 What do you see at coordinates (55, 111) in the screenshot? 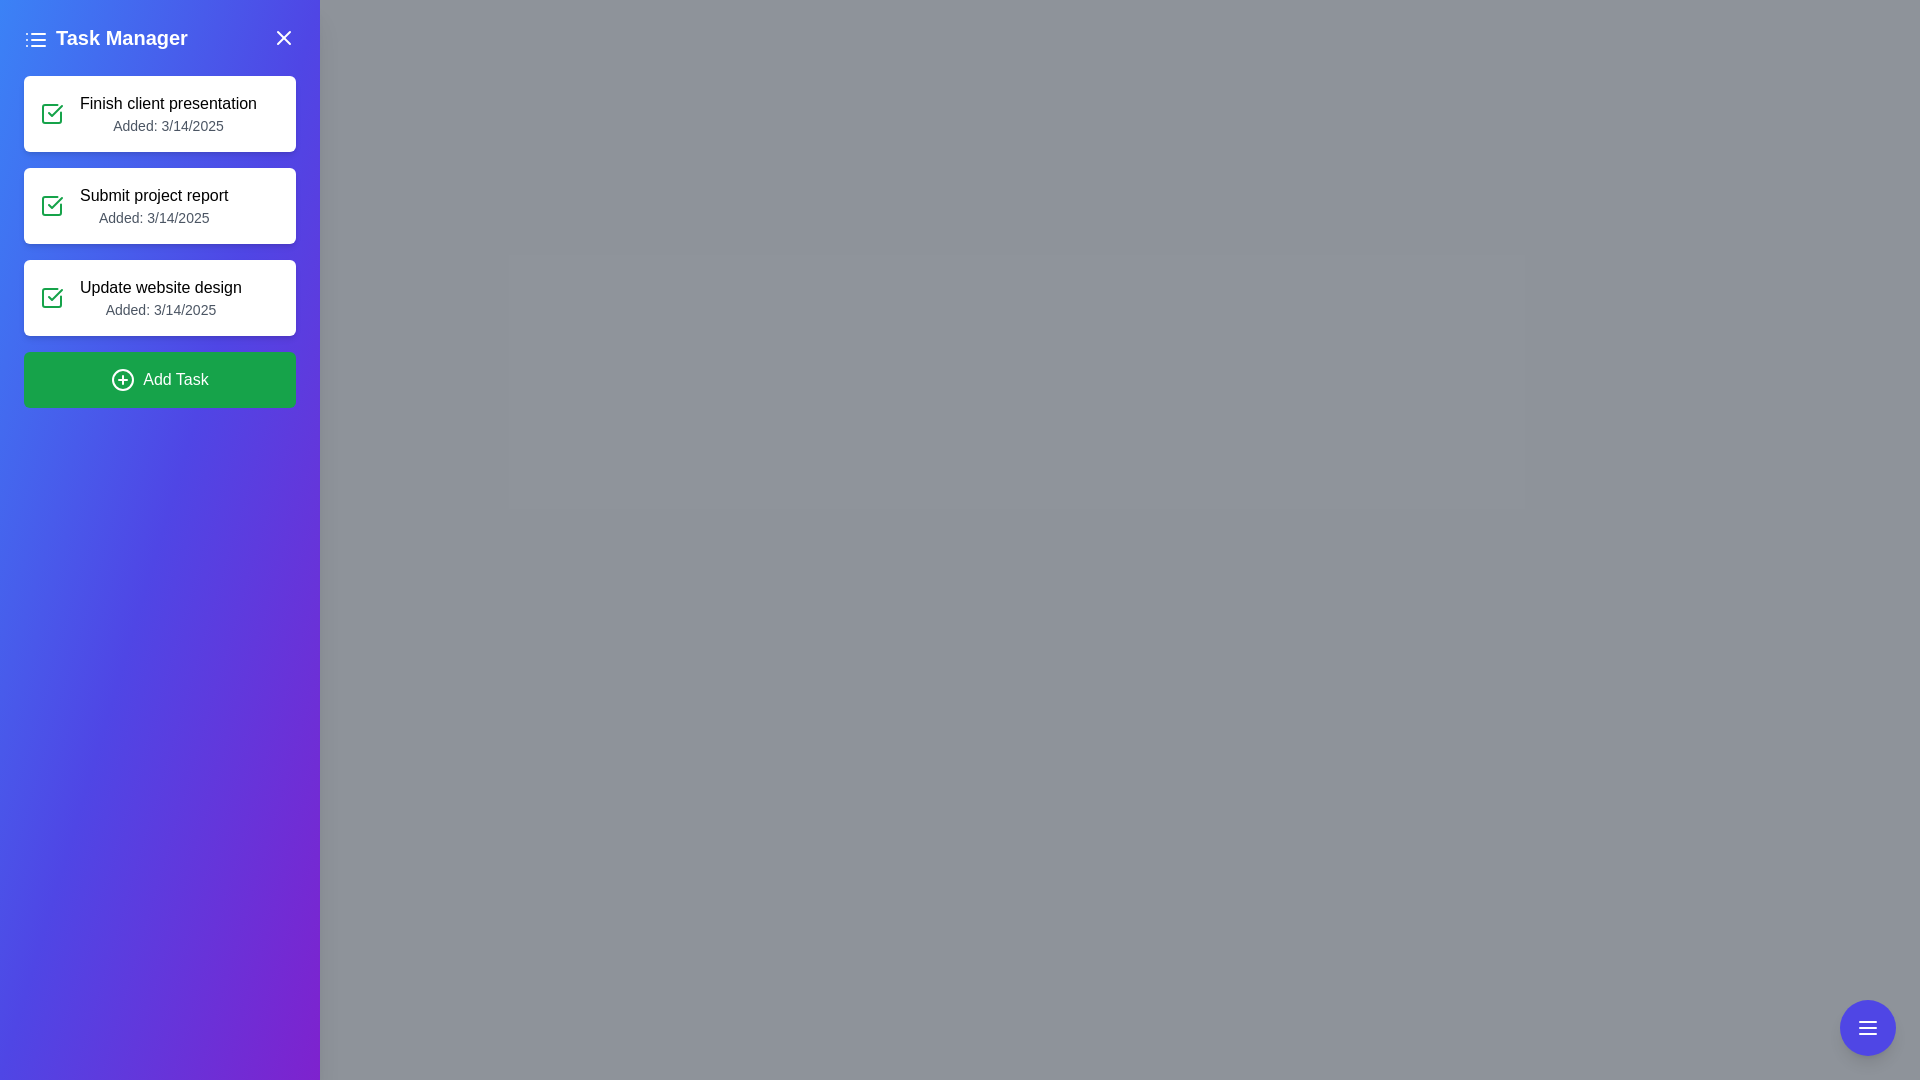
I see `the checkmark icon that indicates the completion of the task next to 'Update website design' in the task list` at bounding box center [55, 111].